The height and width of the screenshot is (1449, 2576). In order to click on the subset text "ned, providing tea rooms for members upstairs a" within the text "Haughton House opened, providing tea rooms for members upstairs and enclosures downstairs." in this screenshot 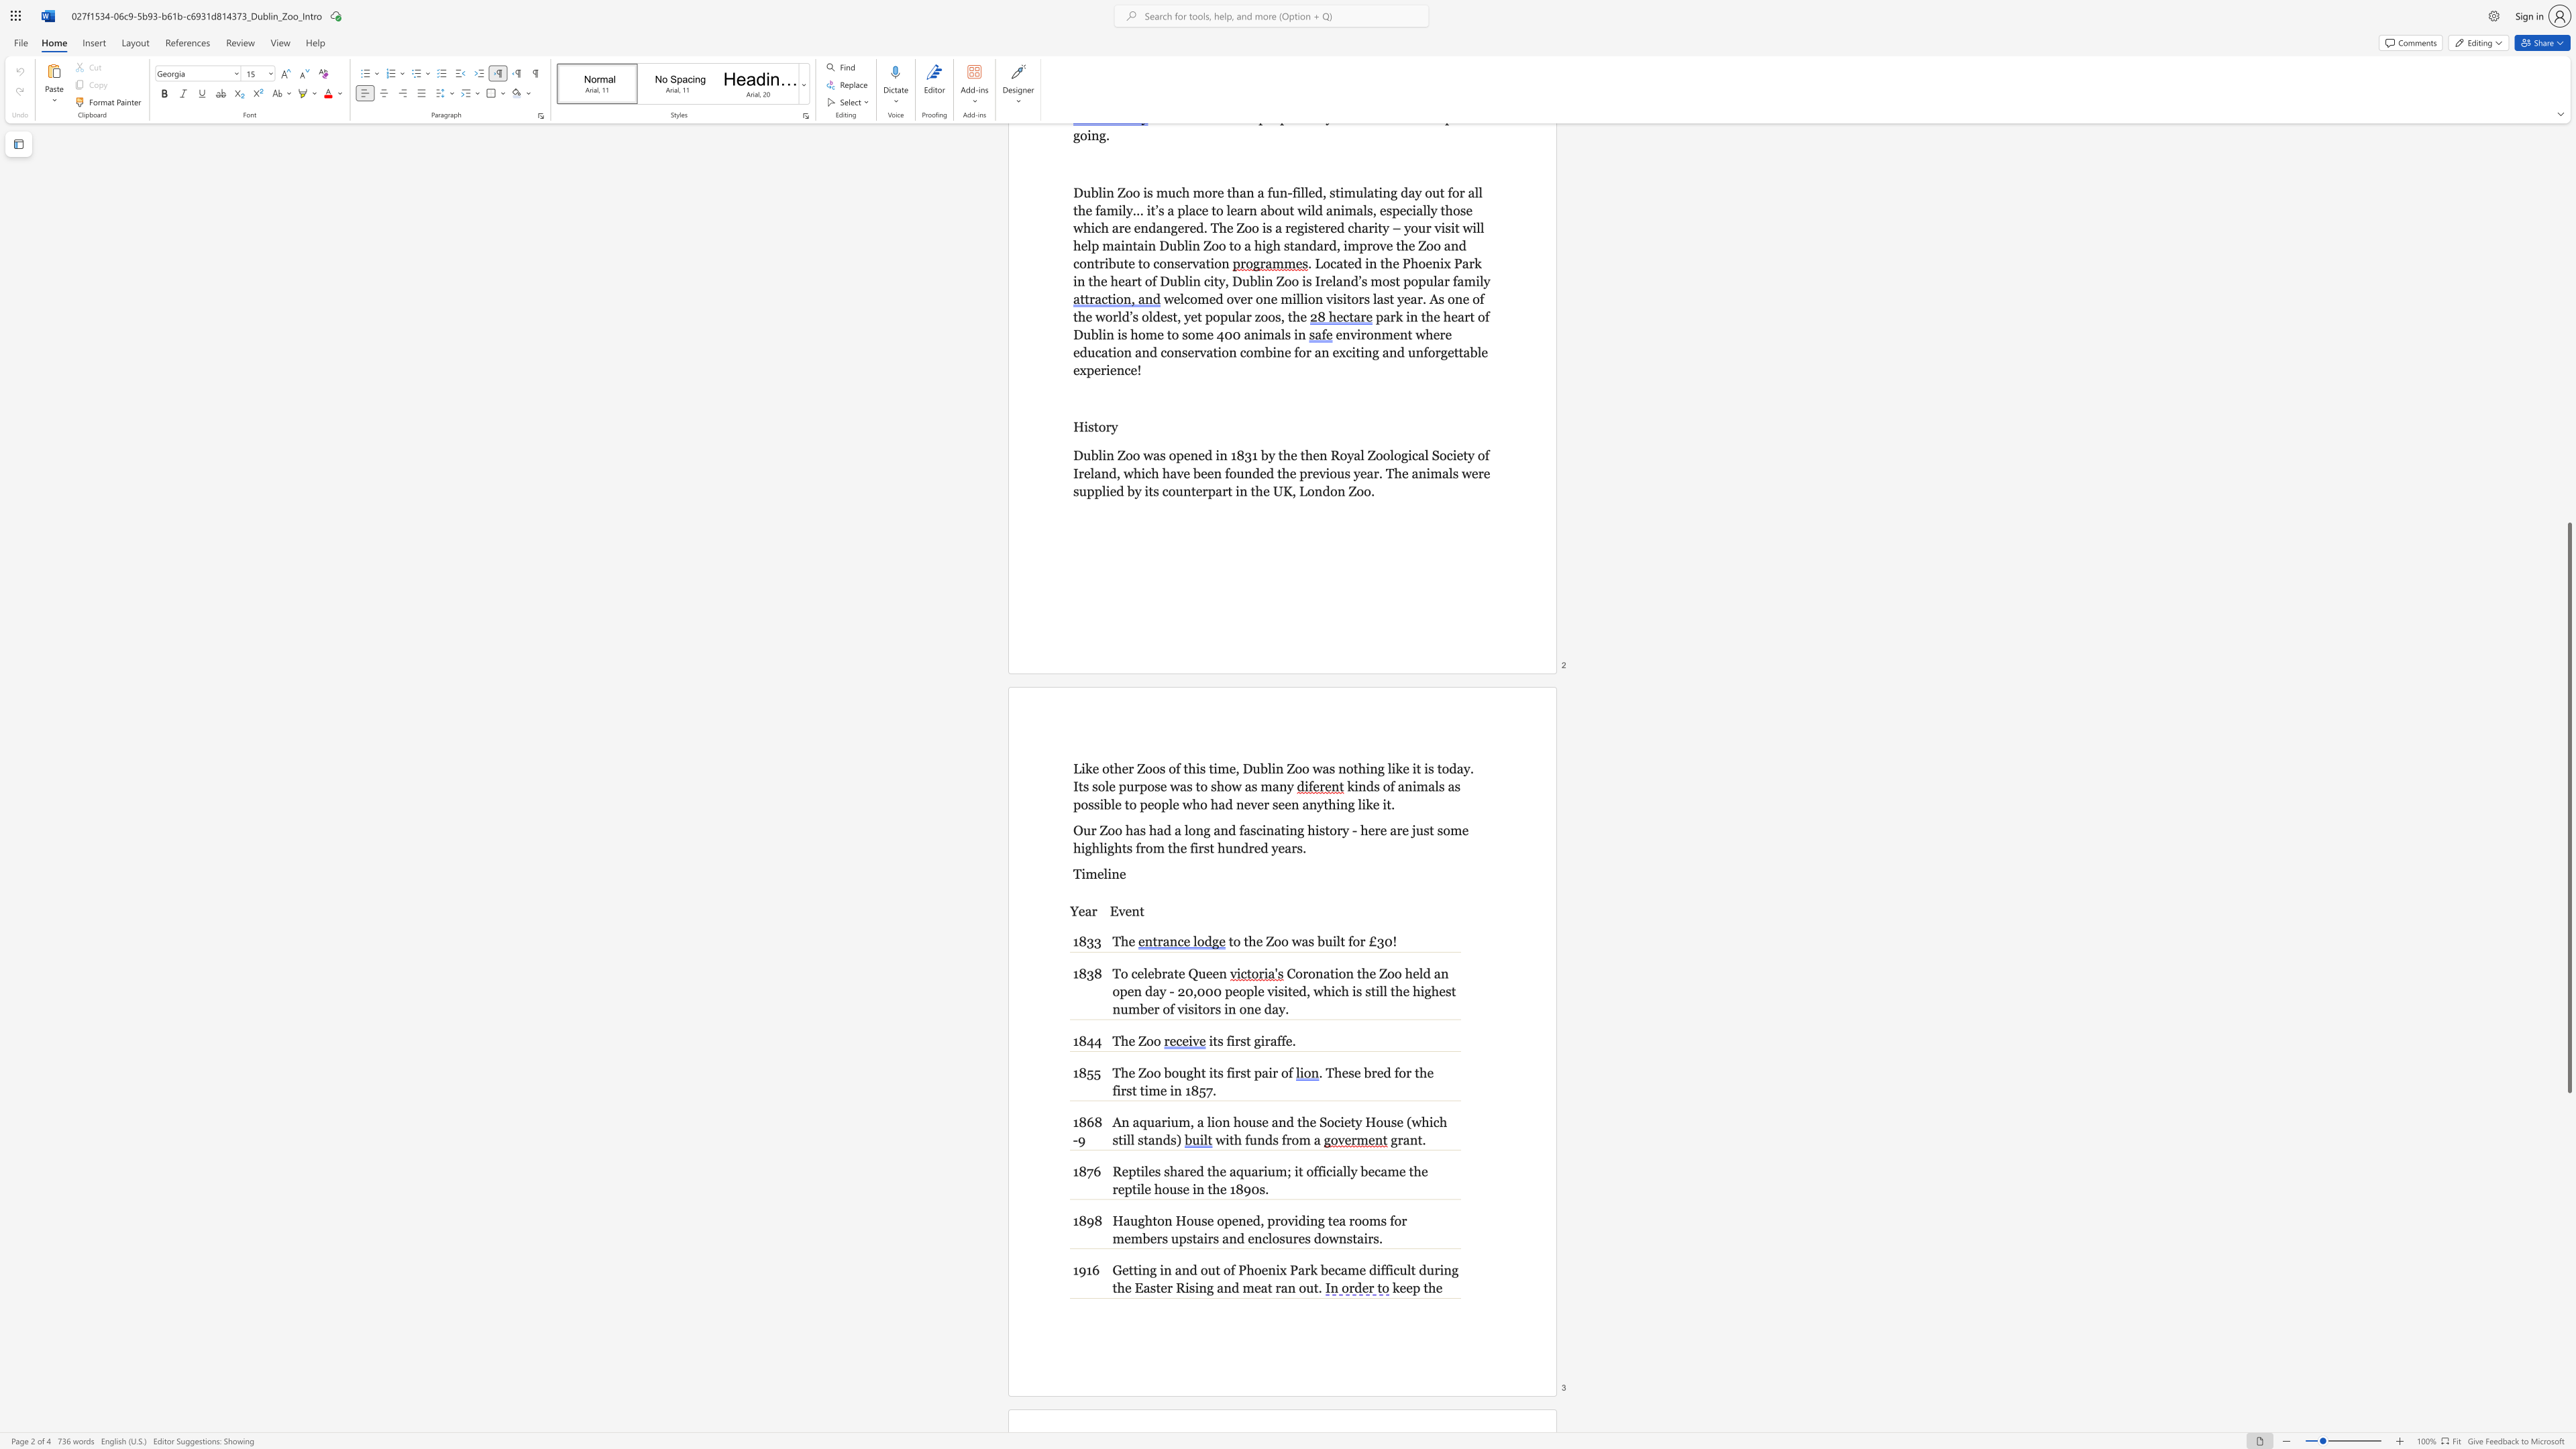, I will do `click(1237, 1220)`.